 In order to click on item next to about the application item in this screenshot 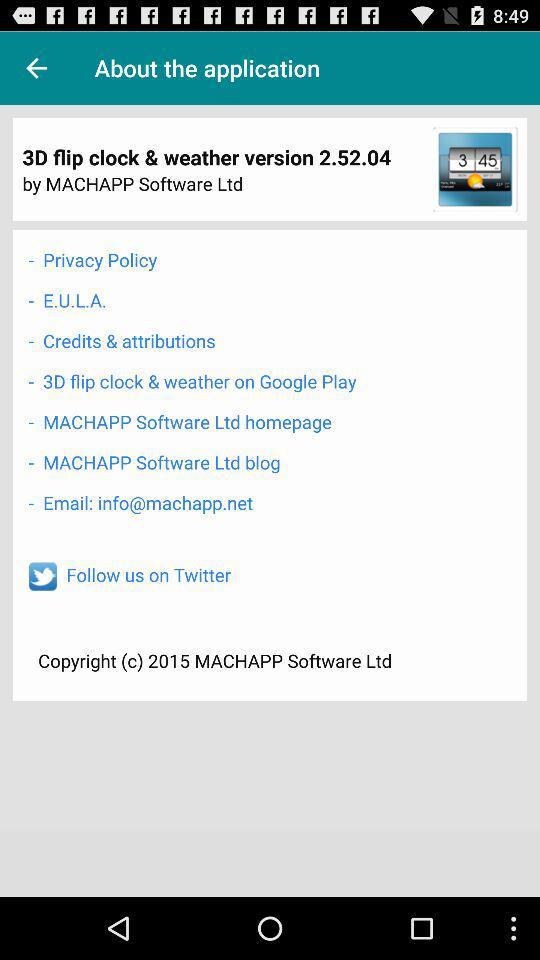, I will do `click(36, 68)`.